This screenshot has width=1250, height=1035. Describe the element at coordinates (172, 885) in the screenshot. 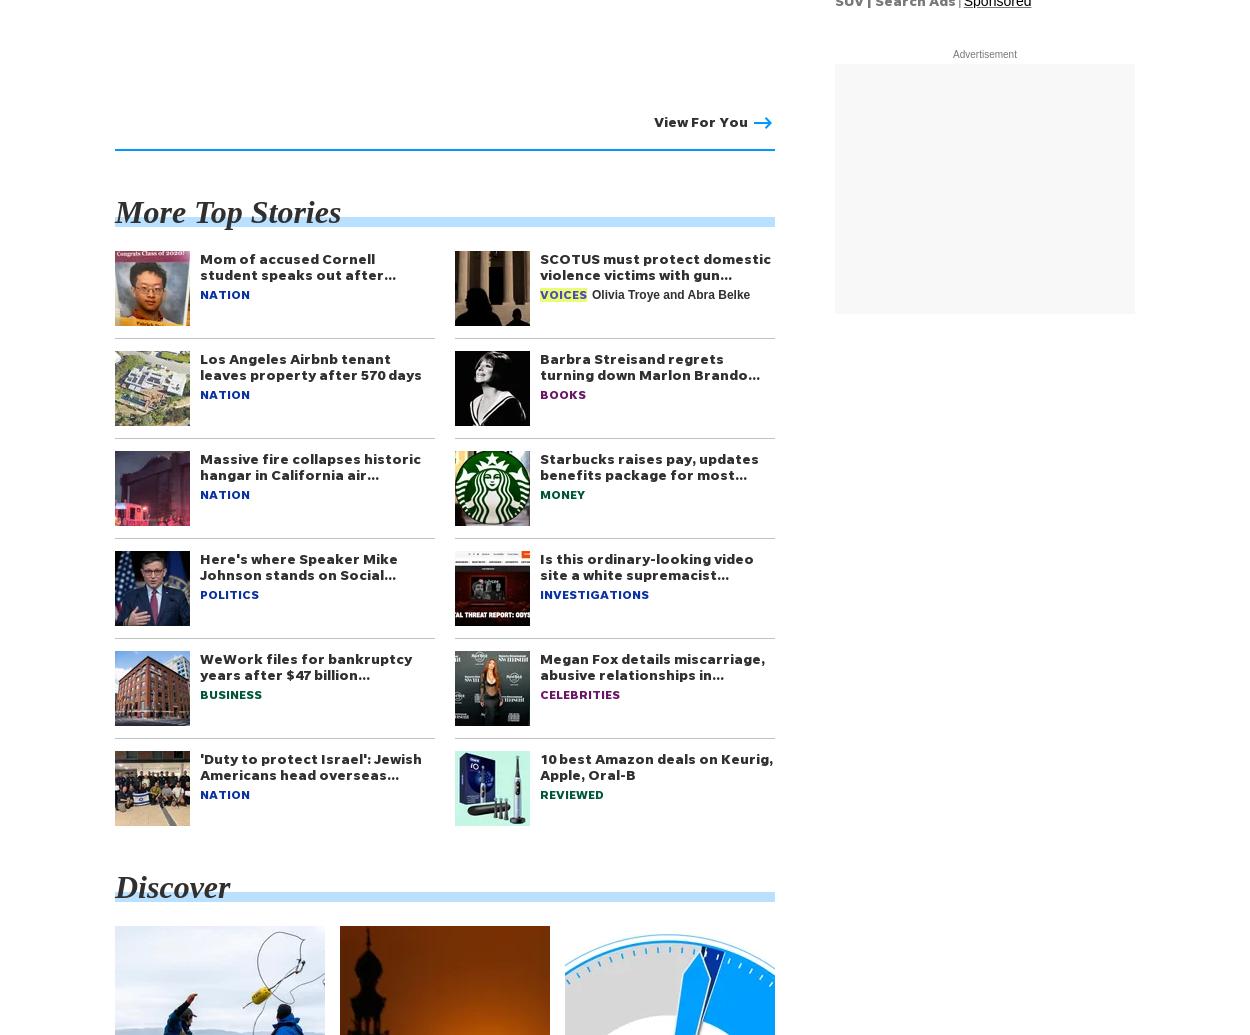

I see `'Discover'` at that location.